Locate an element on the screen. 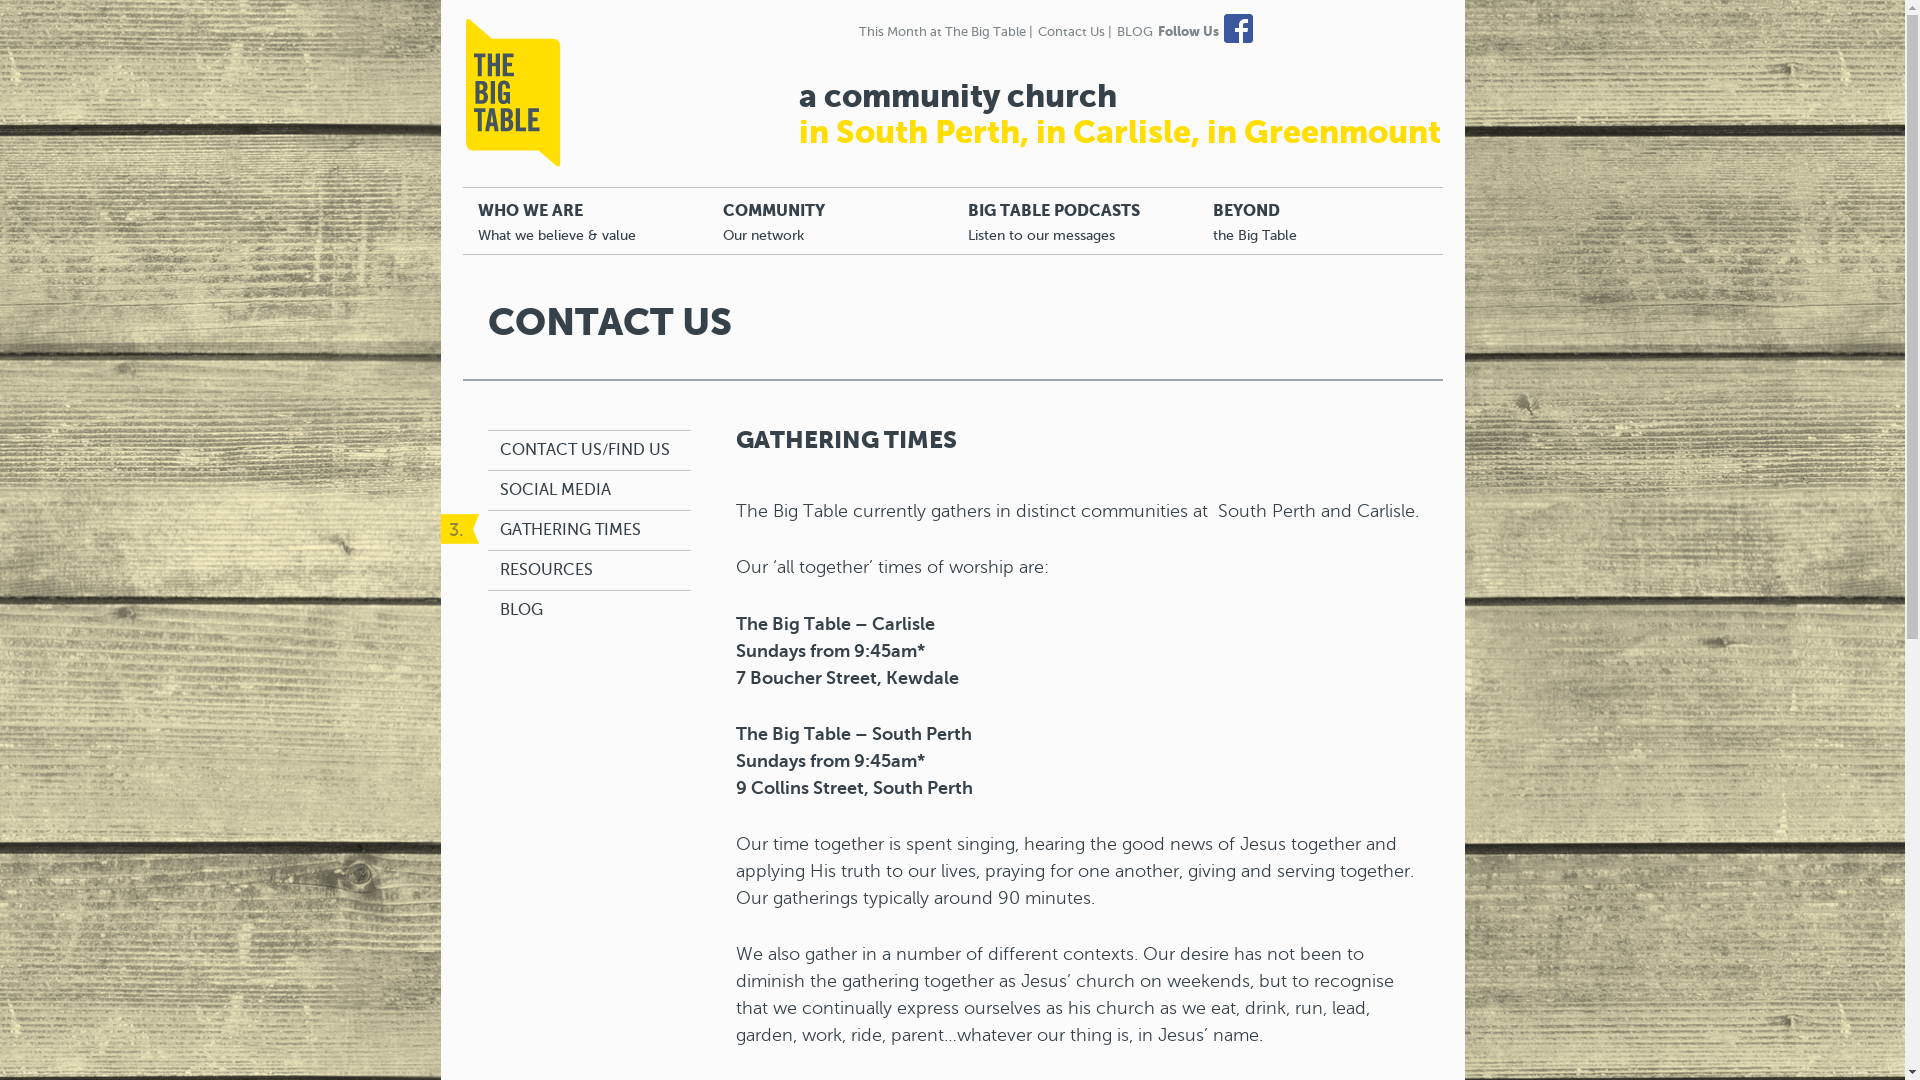 The height and width of the screenshot is (1080, 1920). 'Contact Us |' is located at coordinates (1074, 31).